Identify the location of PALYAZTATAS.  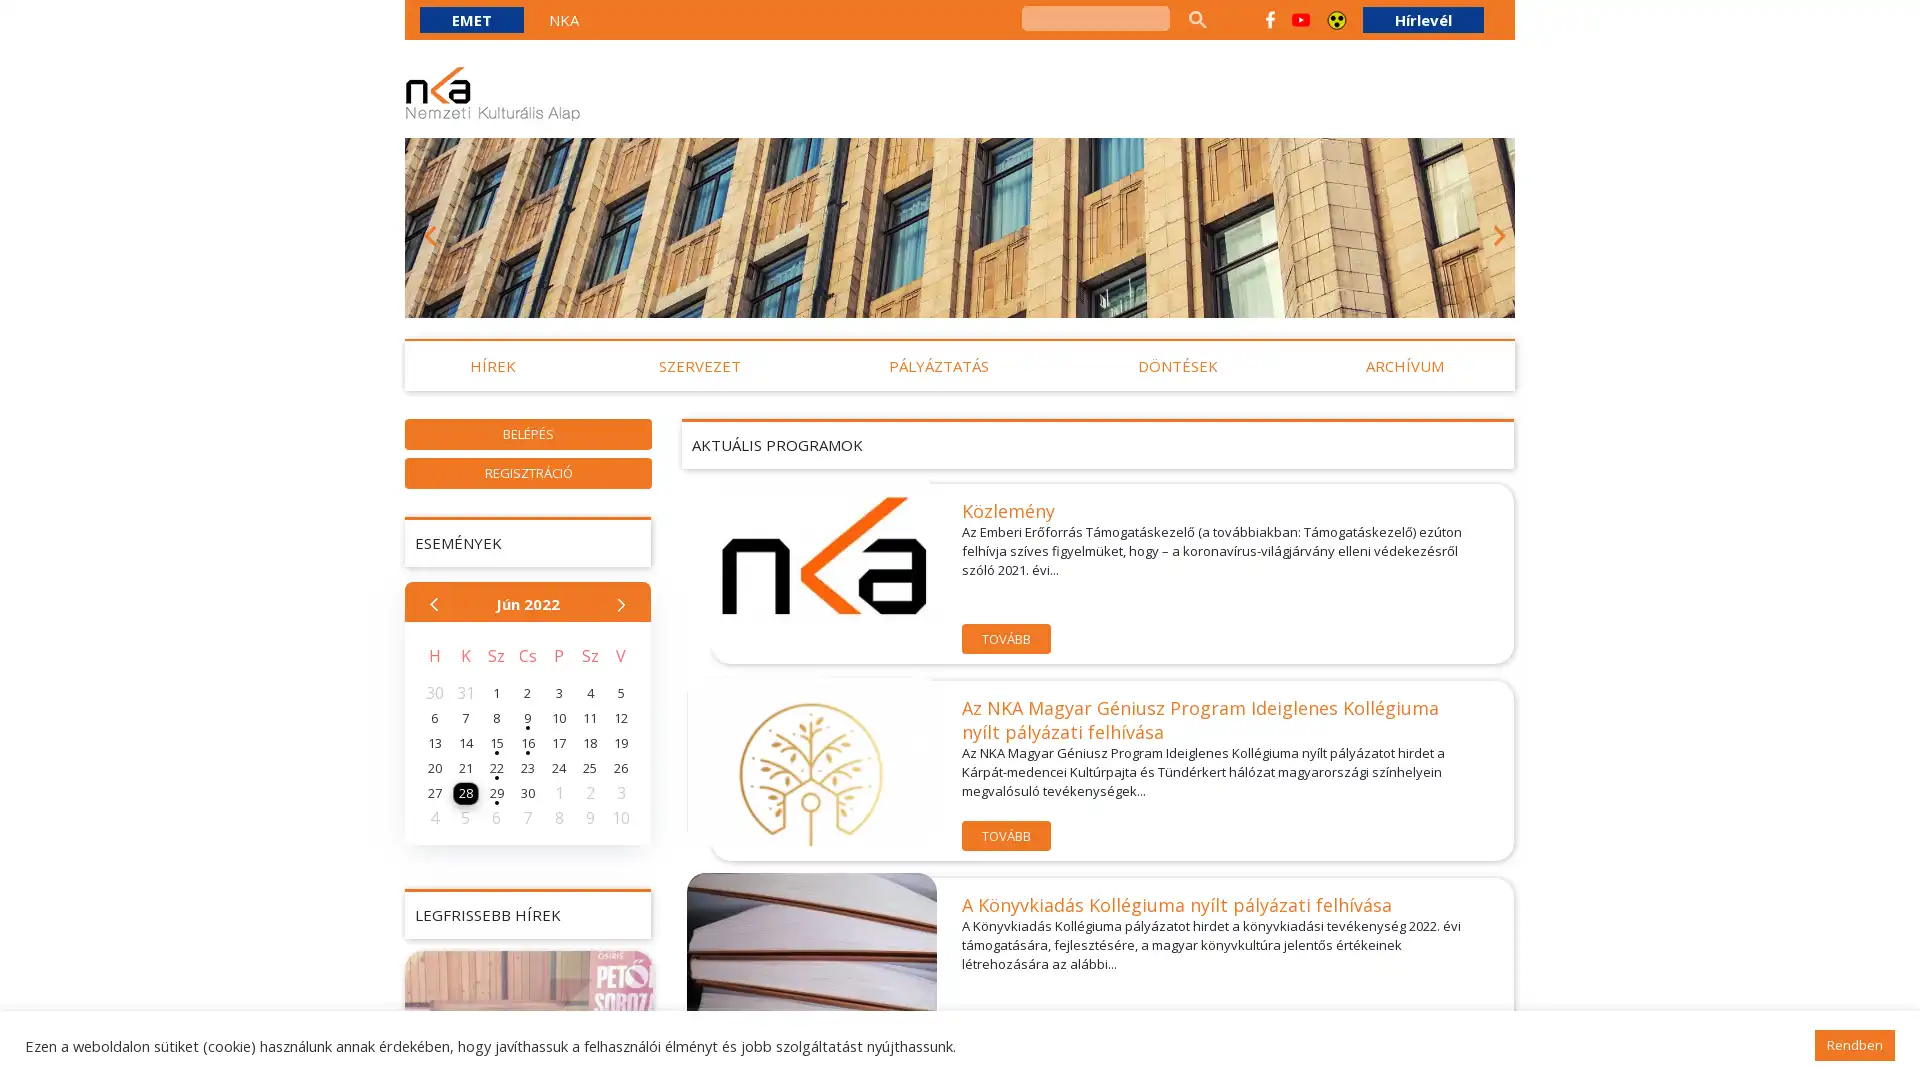
(938, 366).